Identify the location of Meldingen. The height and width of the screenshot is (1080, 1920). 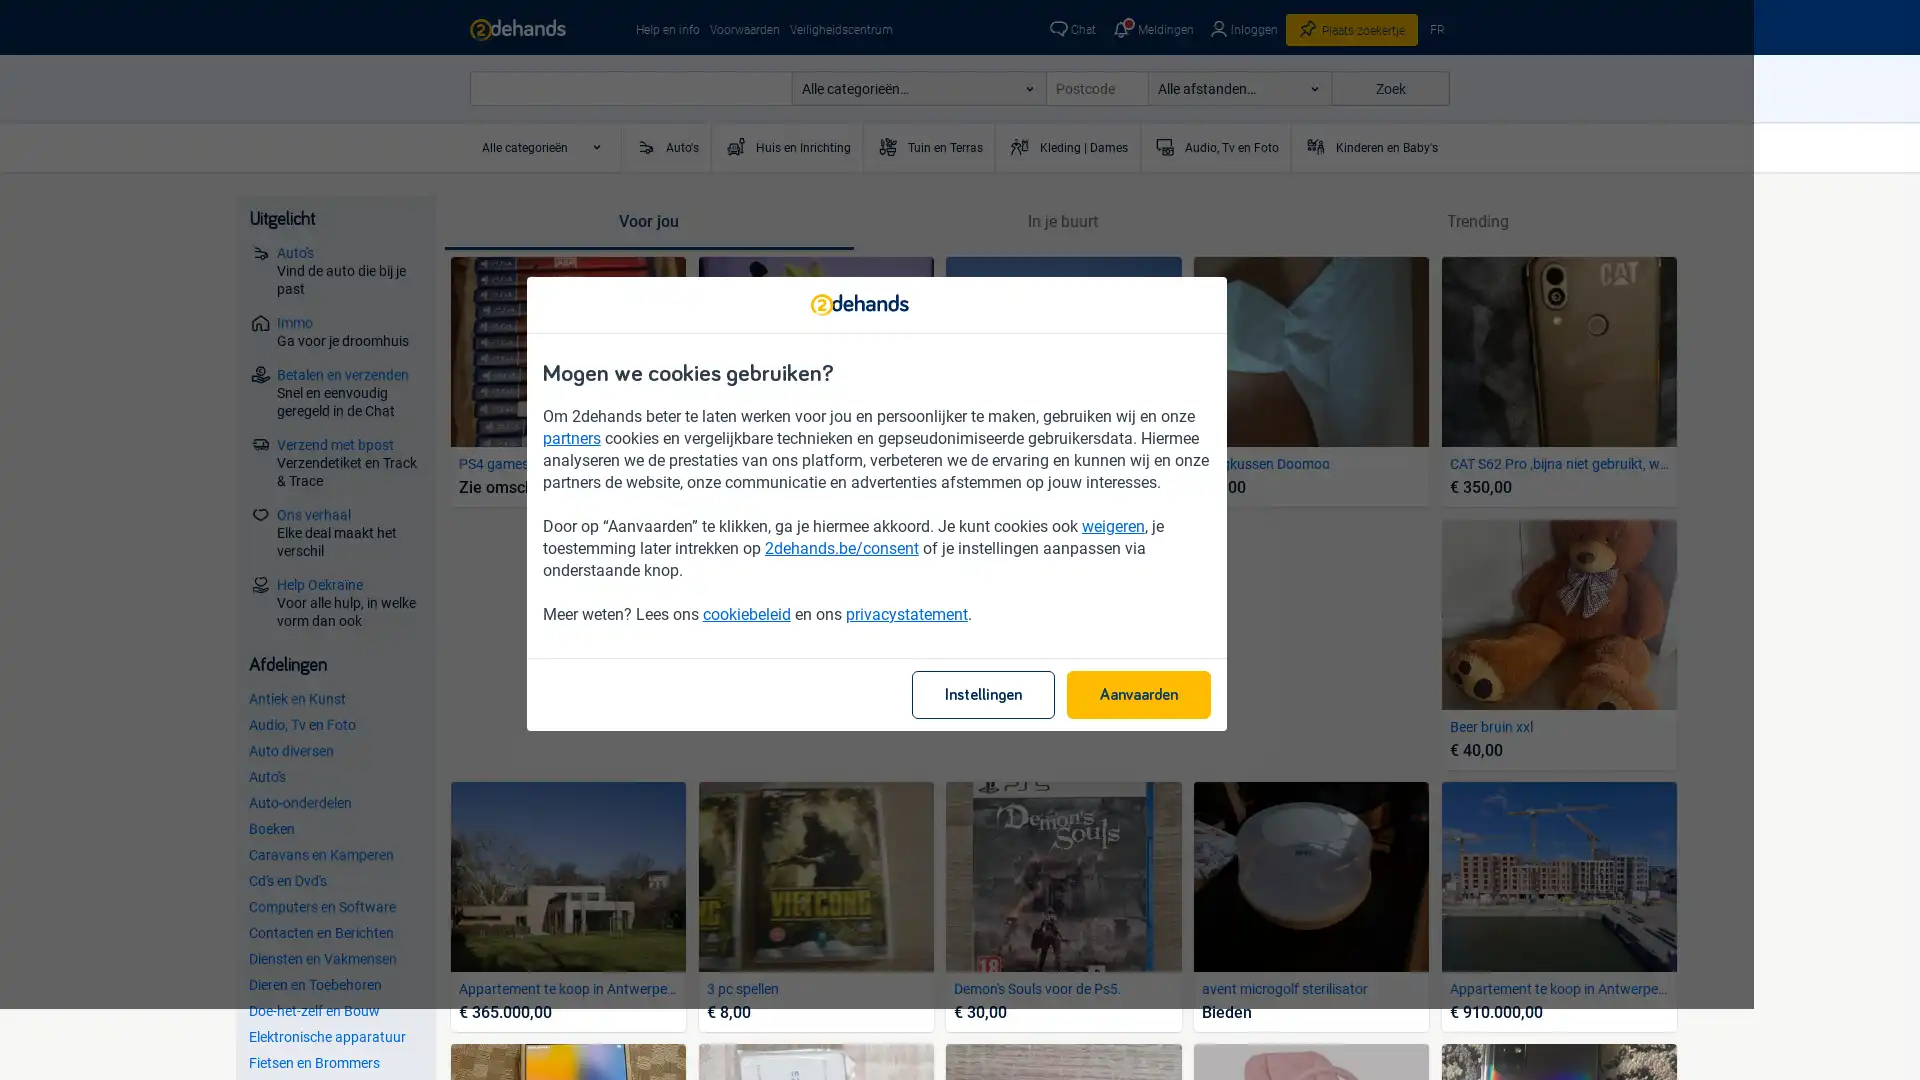
(1151, 30).